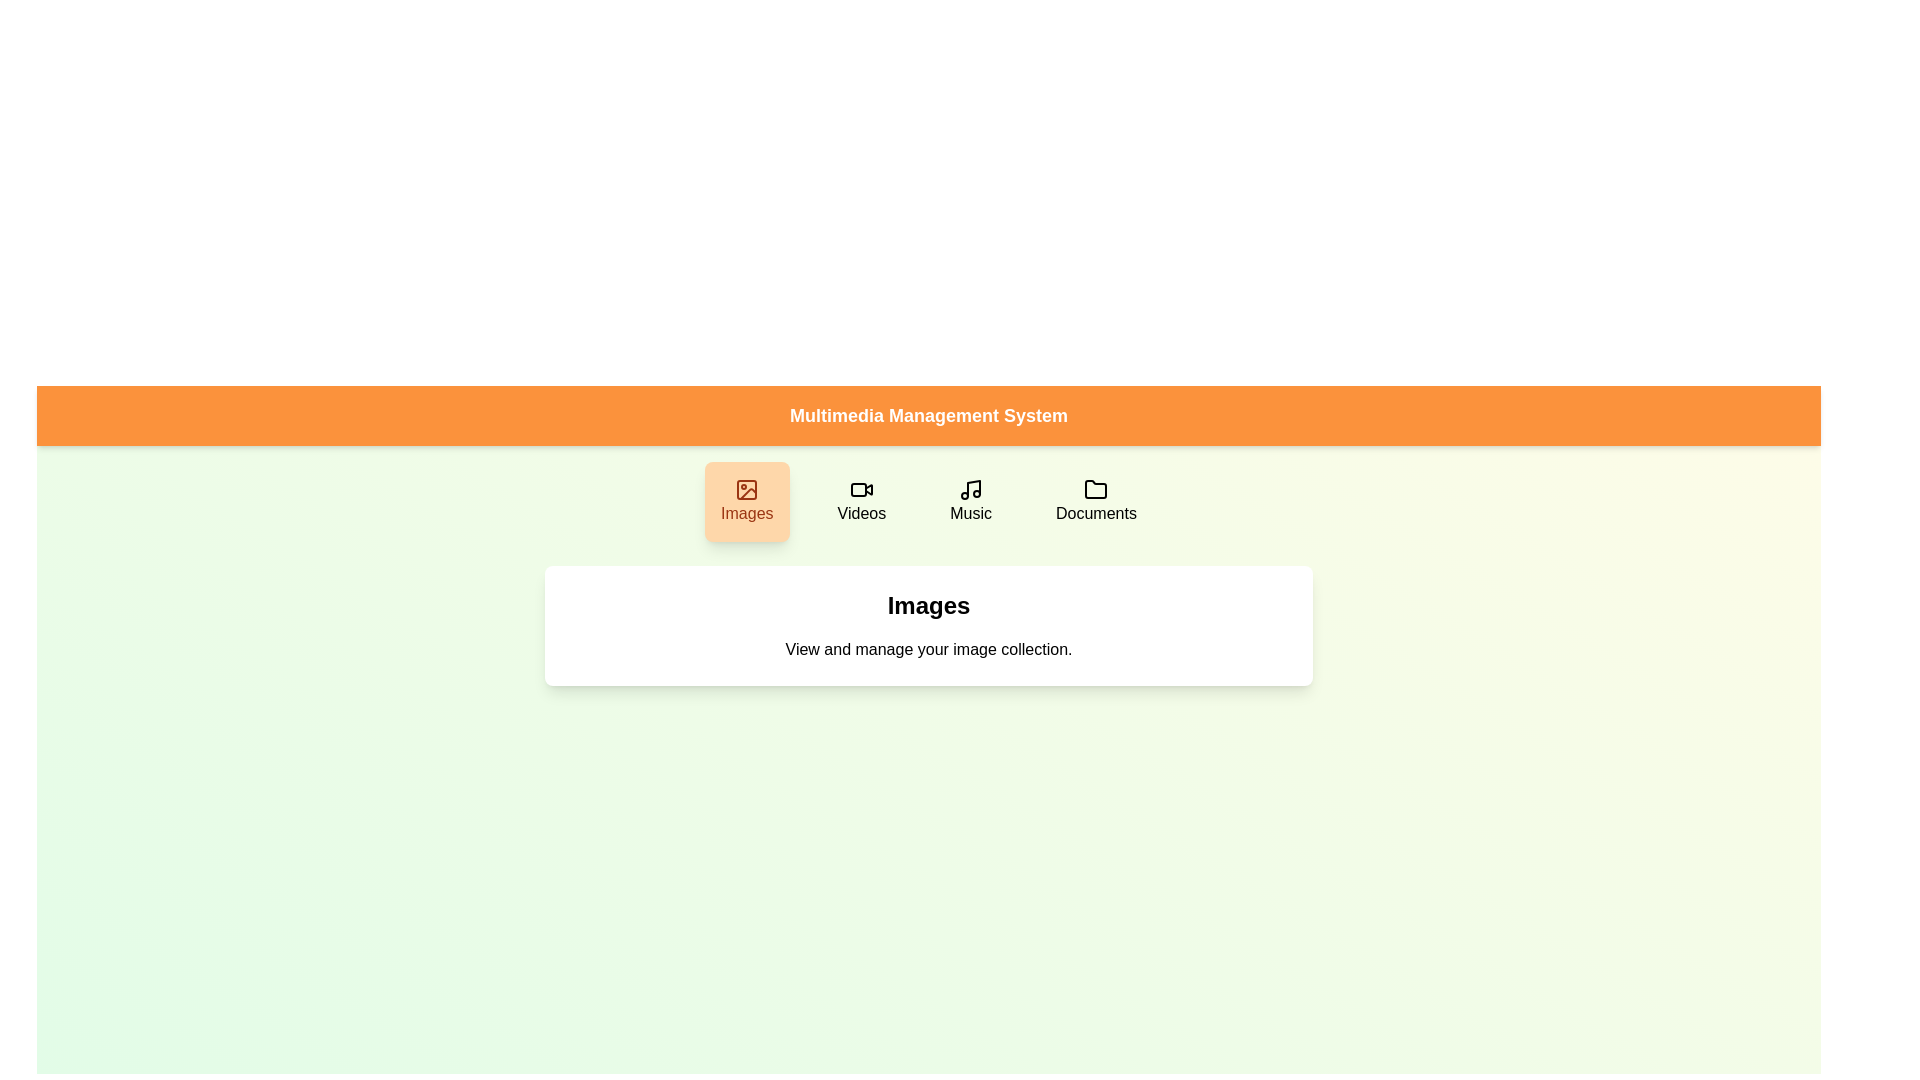 The width and height of the screenshot is (1920, 1080). Describe the element at coordinates (861, 500) in the screenshot. I see `the Videos button to switch the active category` at that location.